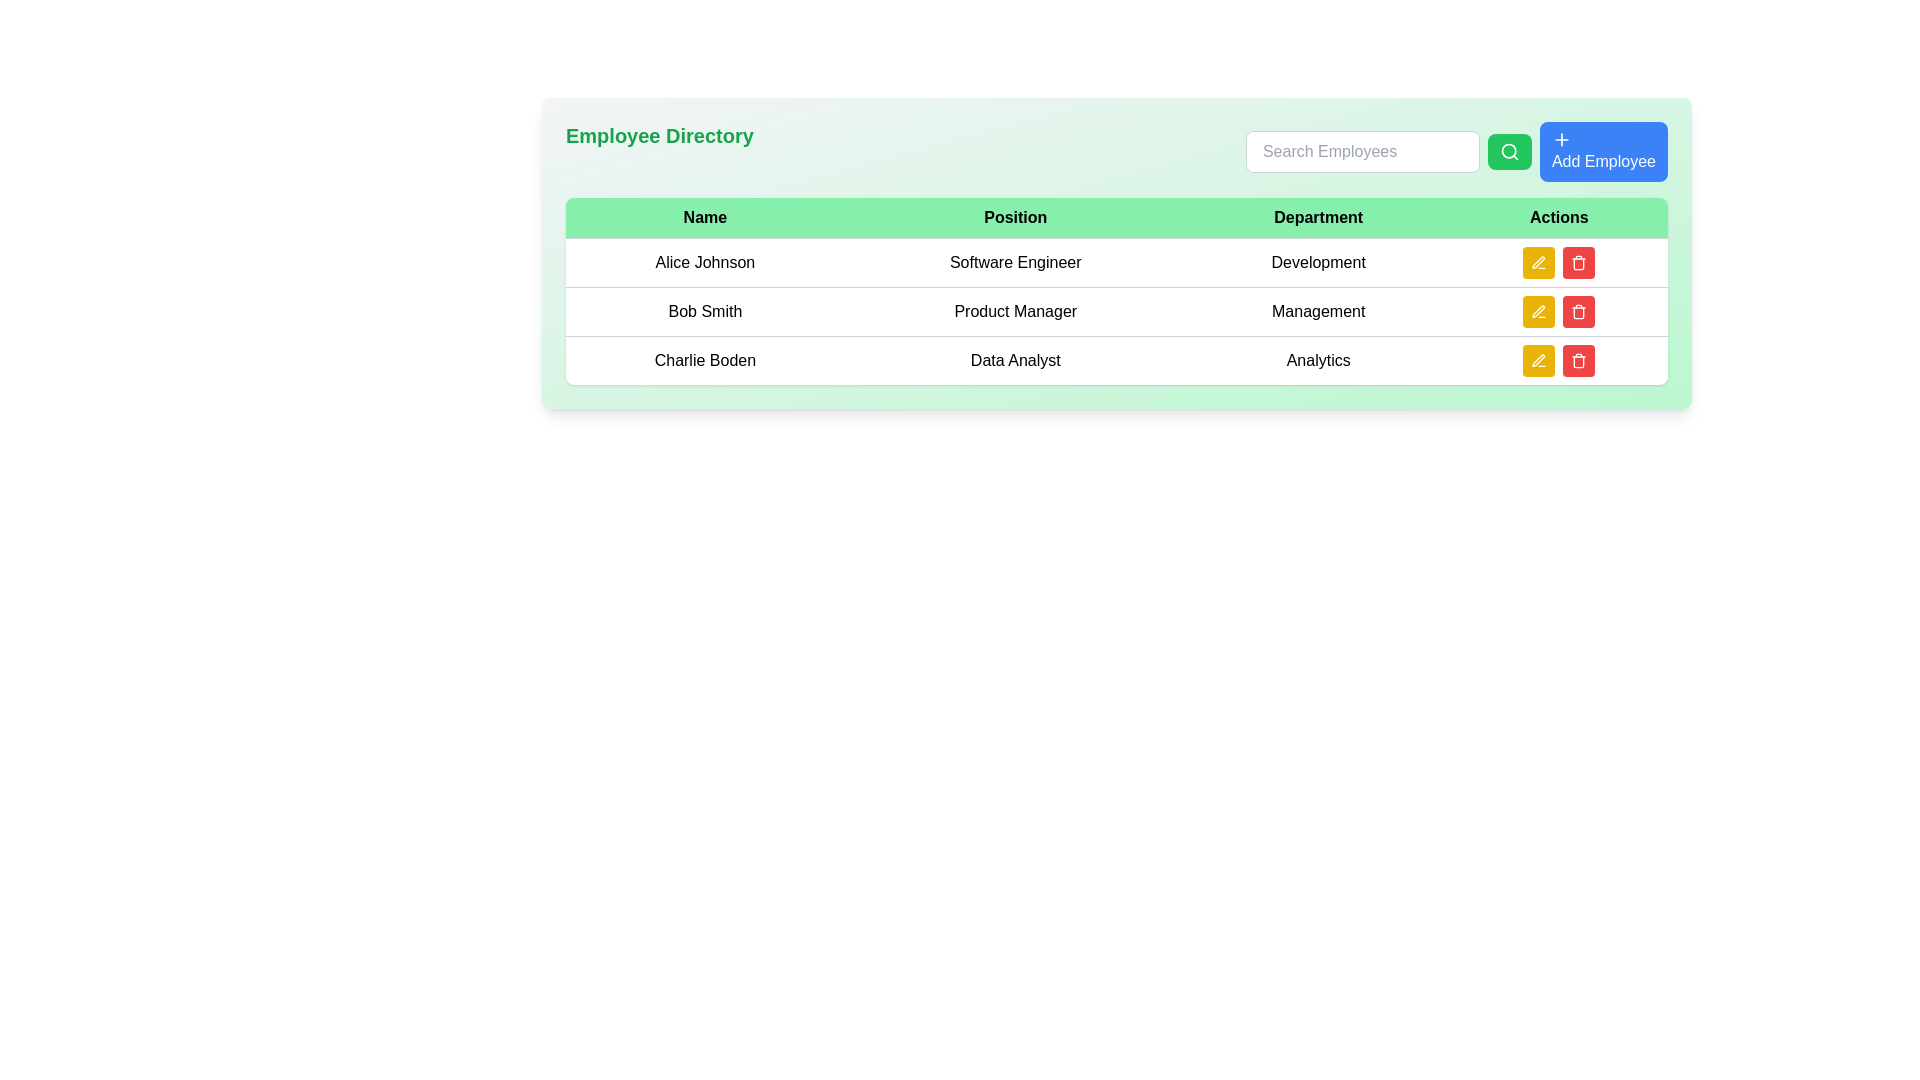 The image size is (1920, 1080). Describe the element at coordinates (1578, 312) in the screenshot. I see `the red button with a white trash icon located in the 'Actions' column of the second row of the table` at that location.